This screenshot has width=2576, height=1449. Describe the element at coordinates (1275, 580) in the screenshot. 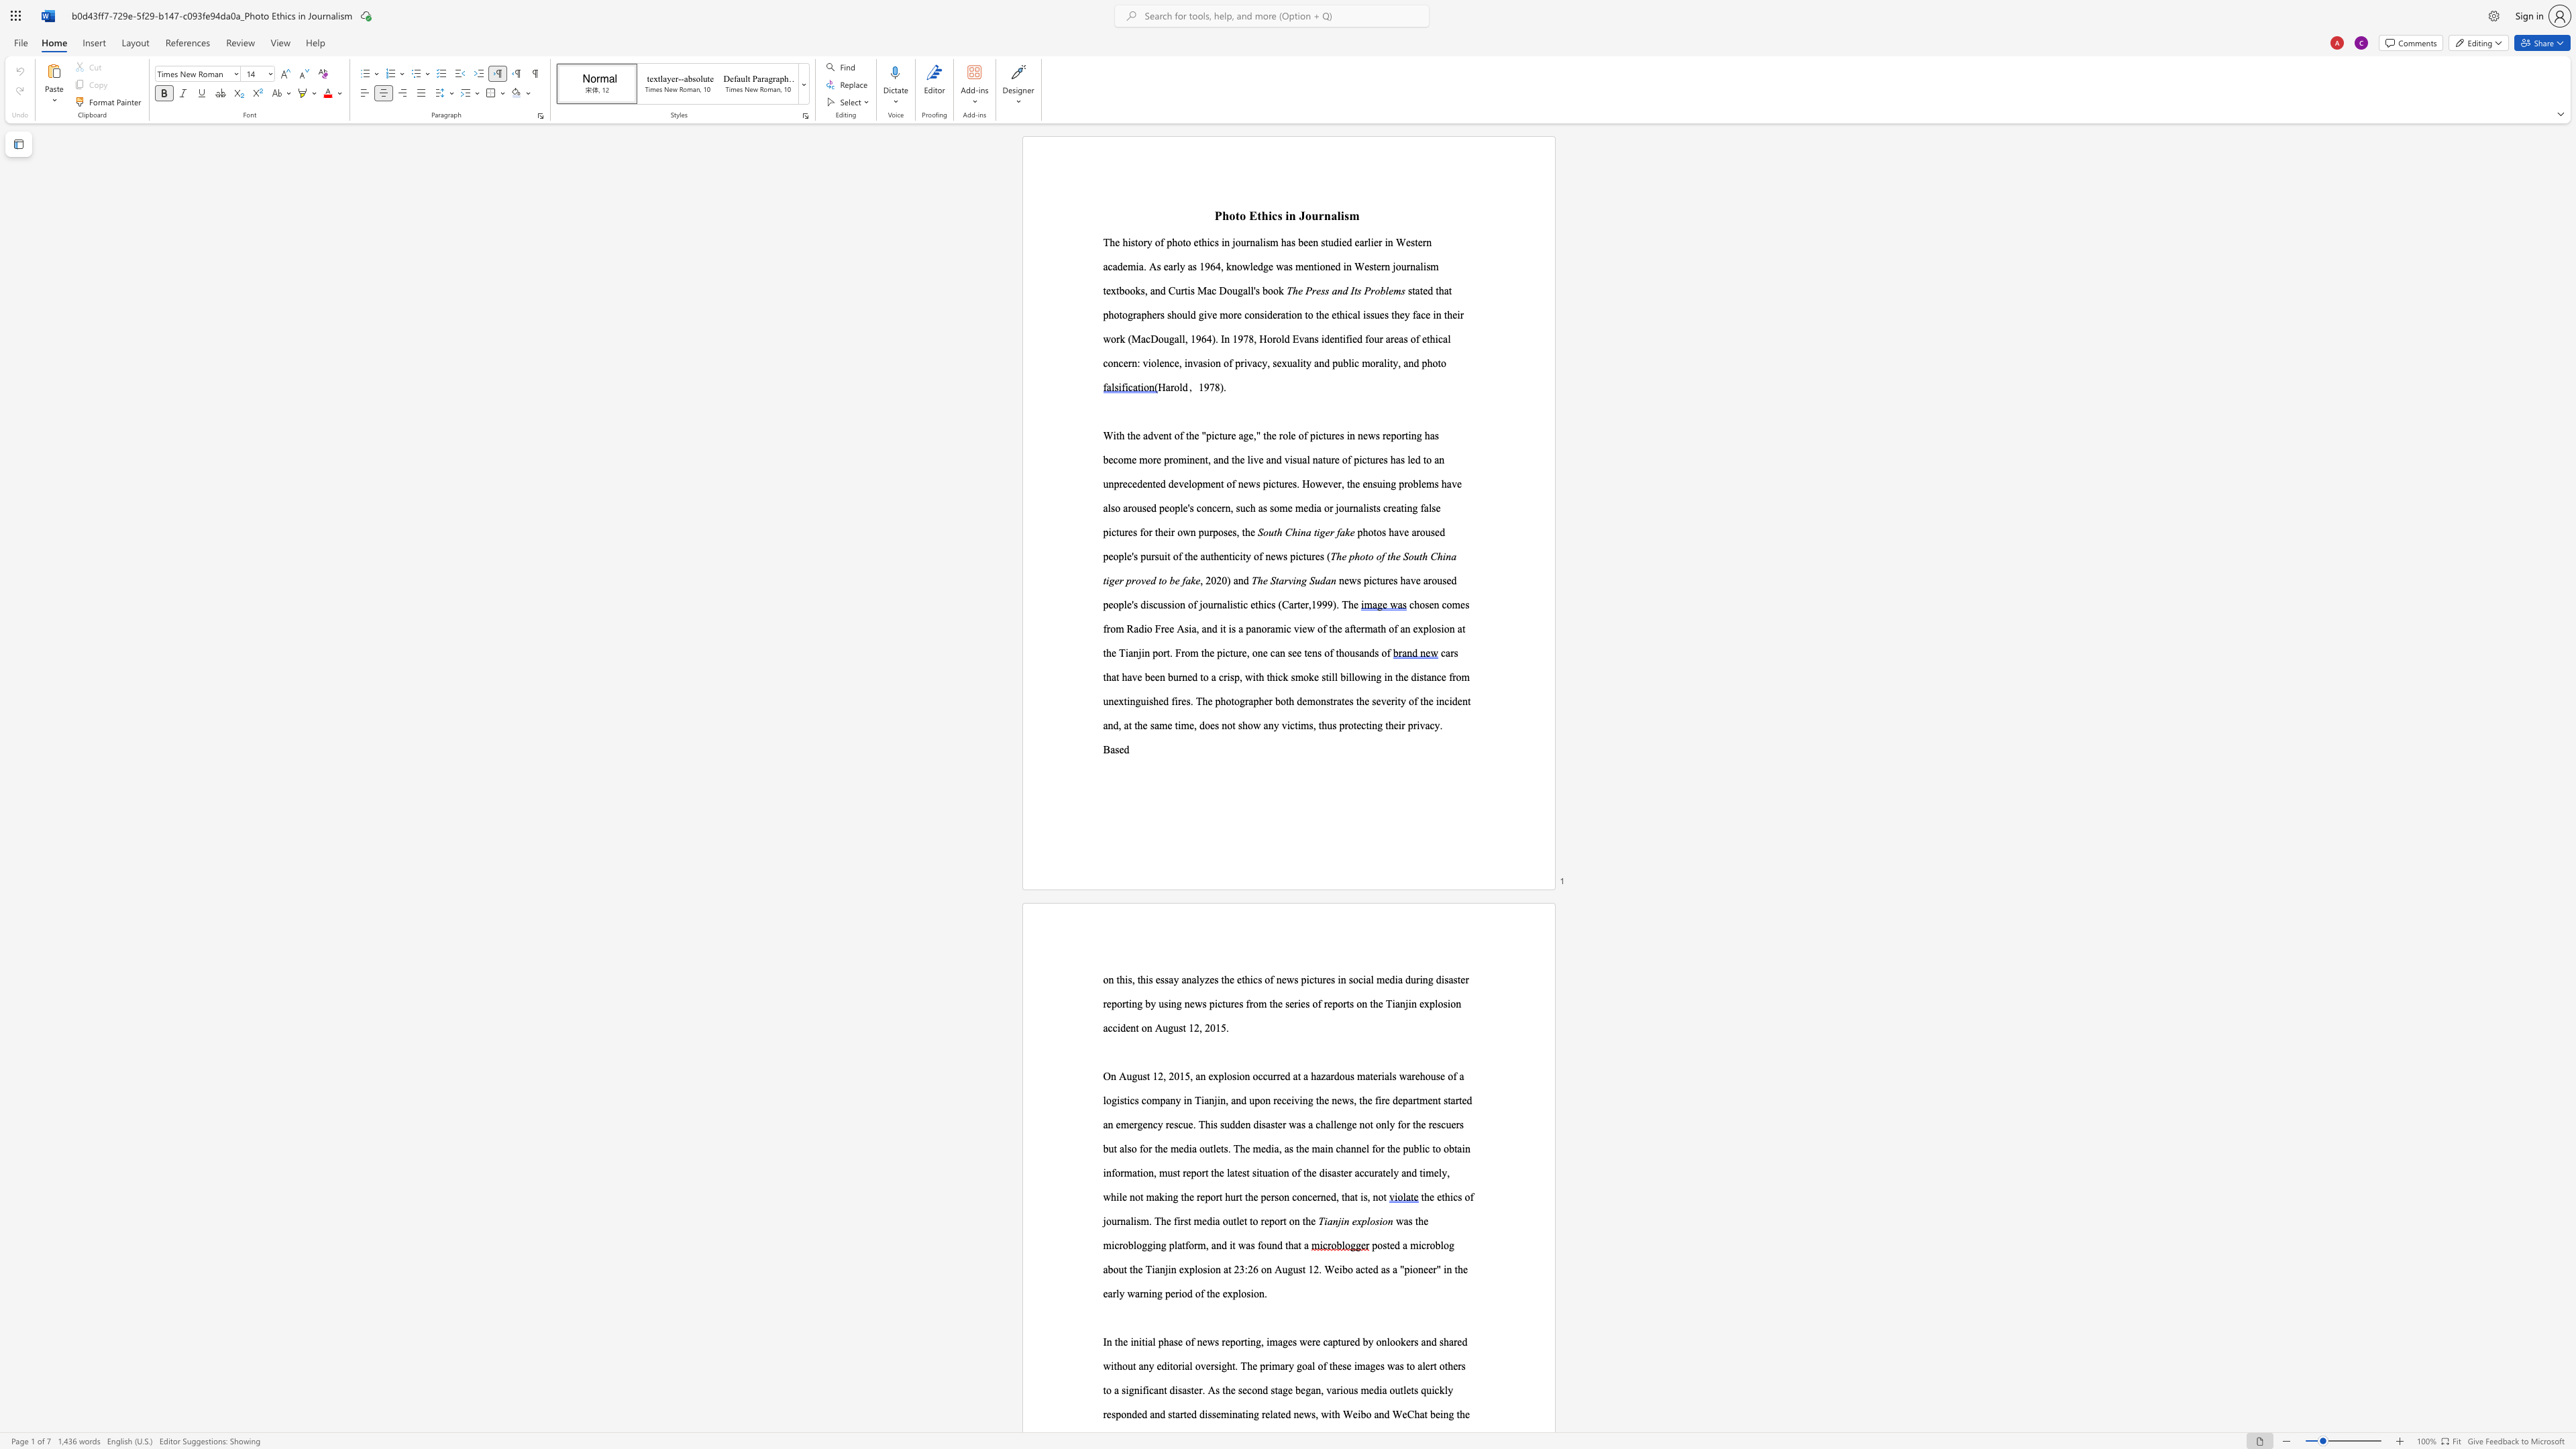

I see `the subset text "tarving S" within the text "The Starving Sudan"` at that location.